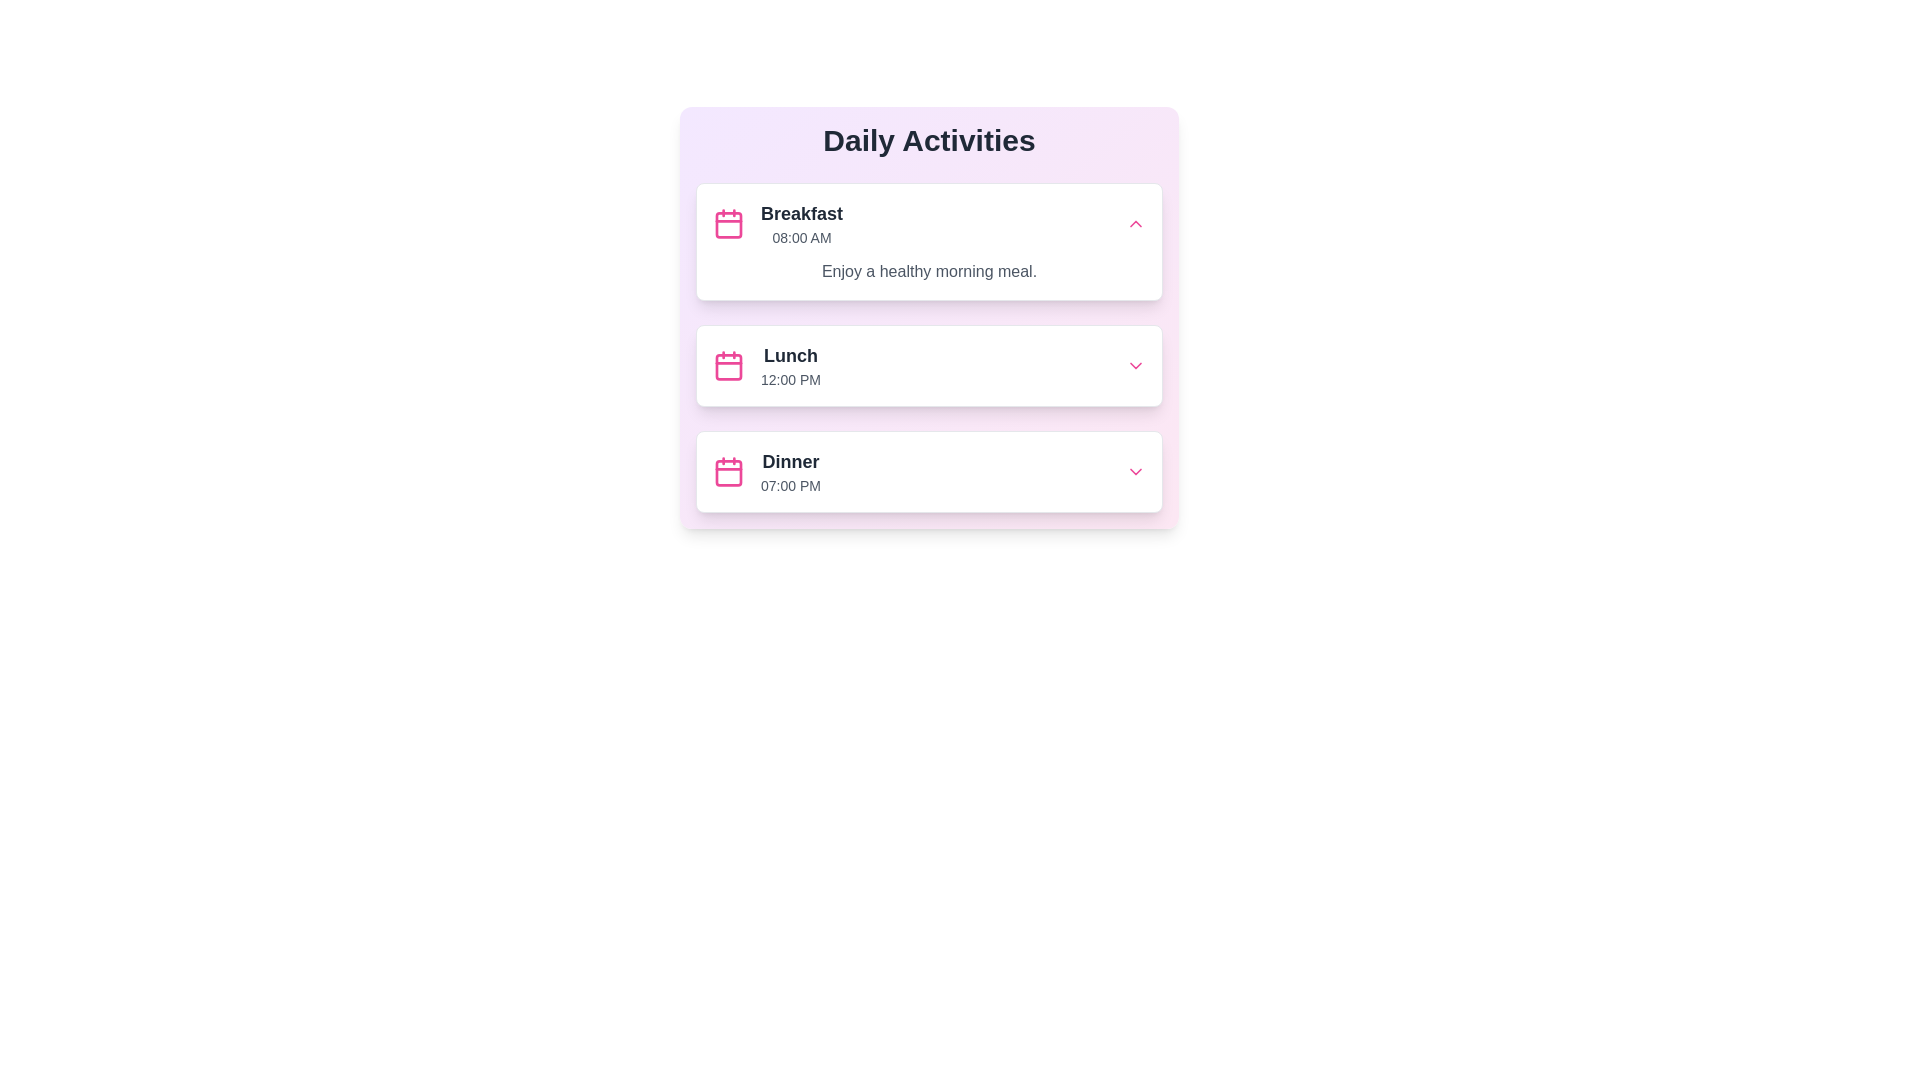 This screenshot has width=1920, height=1080. What do you see at coordinates (790, 354) in the screenshot?
I see `the text label titled 'Lunch' in the second card of the 'Daily Activities' list` at bounding box center [790, 354].